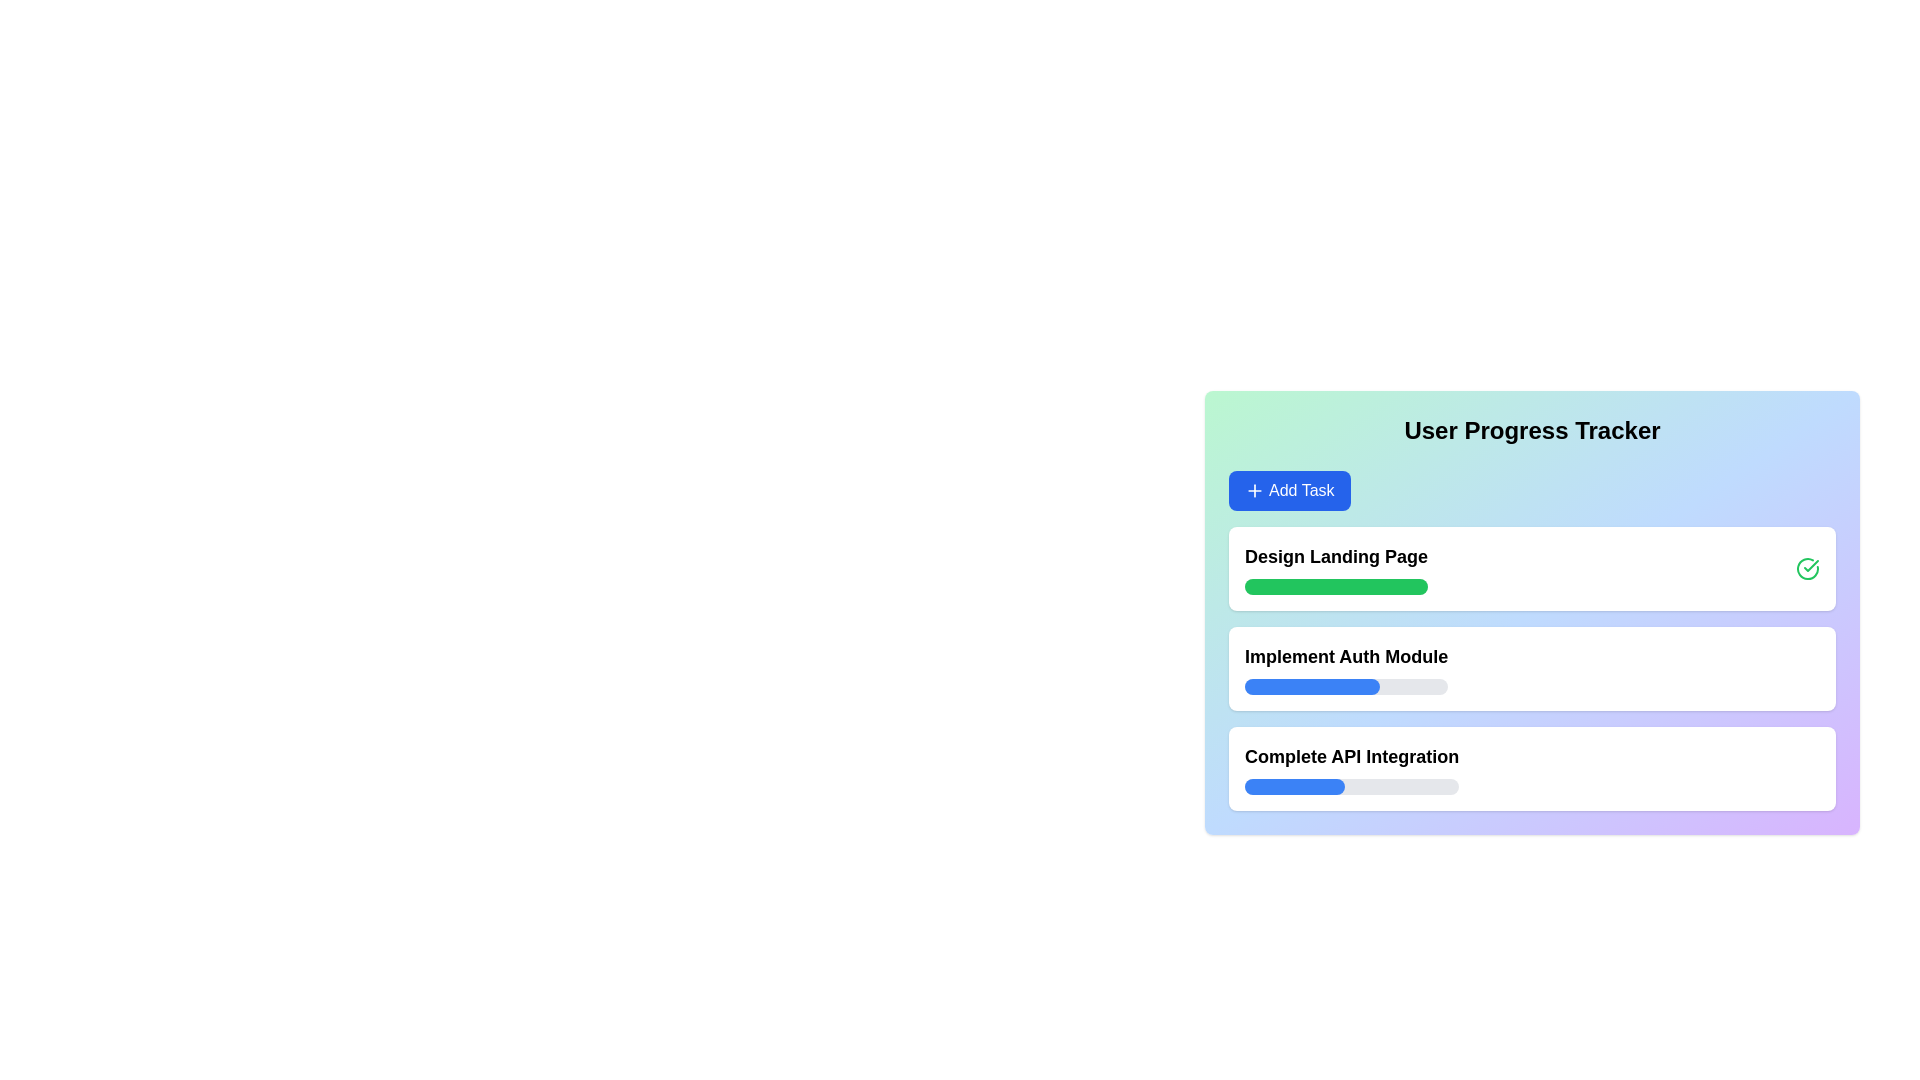 The width and height of the screenshot is (1920, 1080). Describe the element at coordinates (1301, 785) in the screenshot. I see `the progress bar completion` at that location.